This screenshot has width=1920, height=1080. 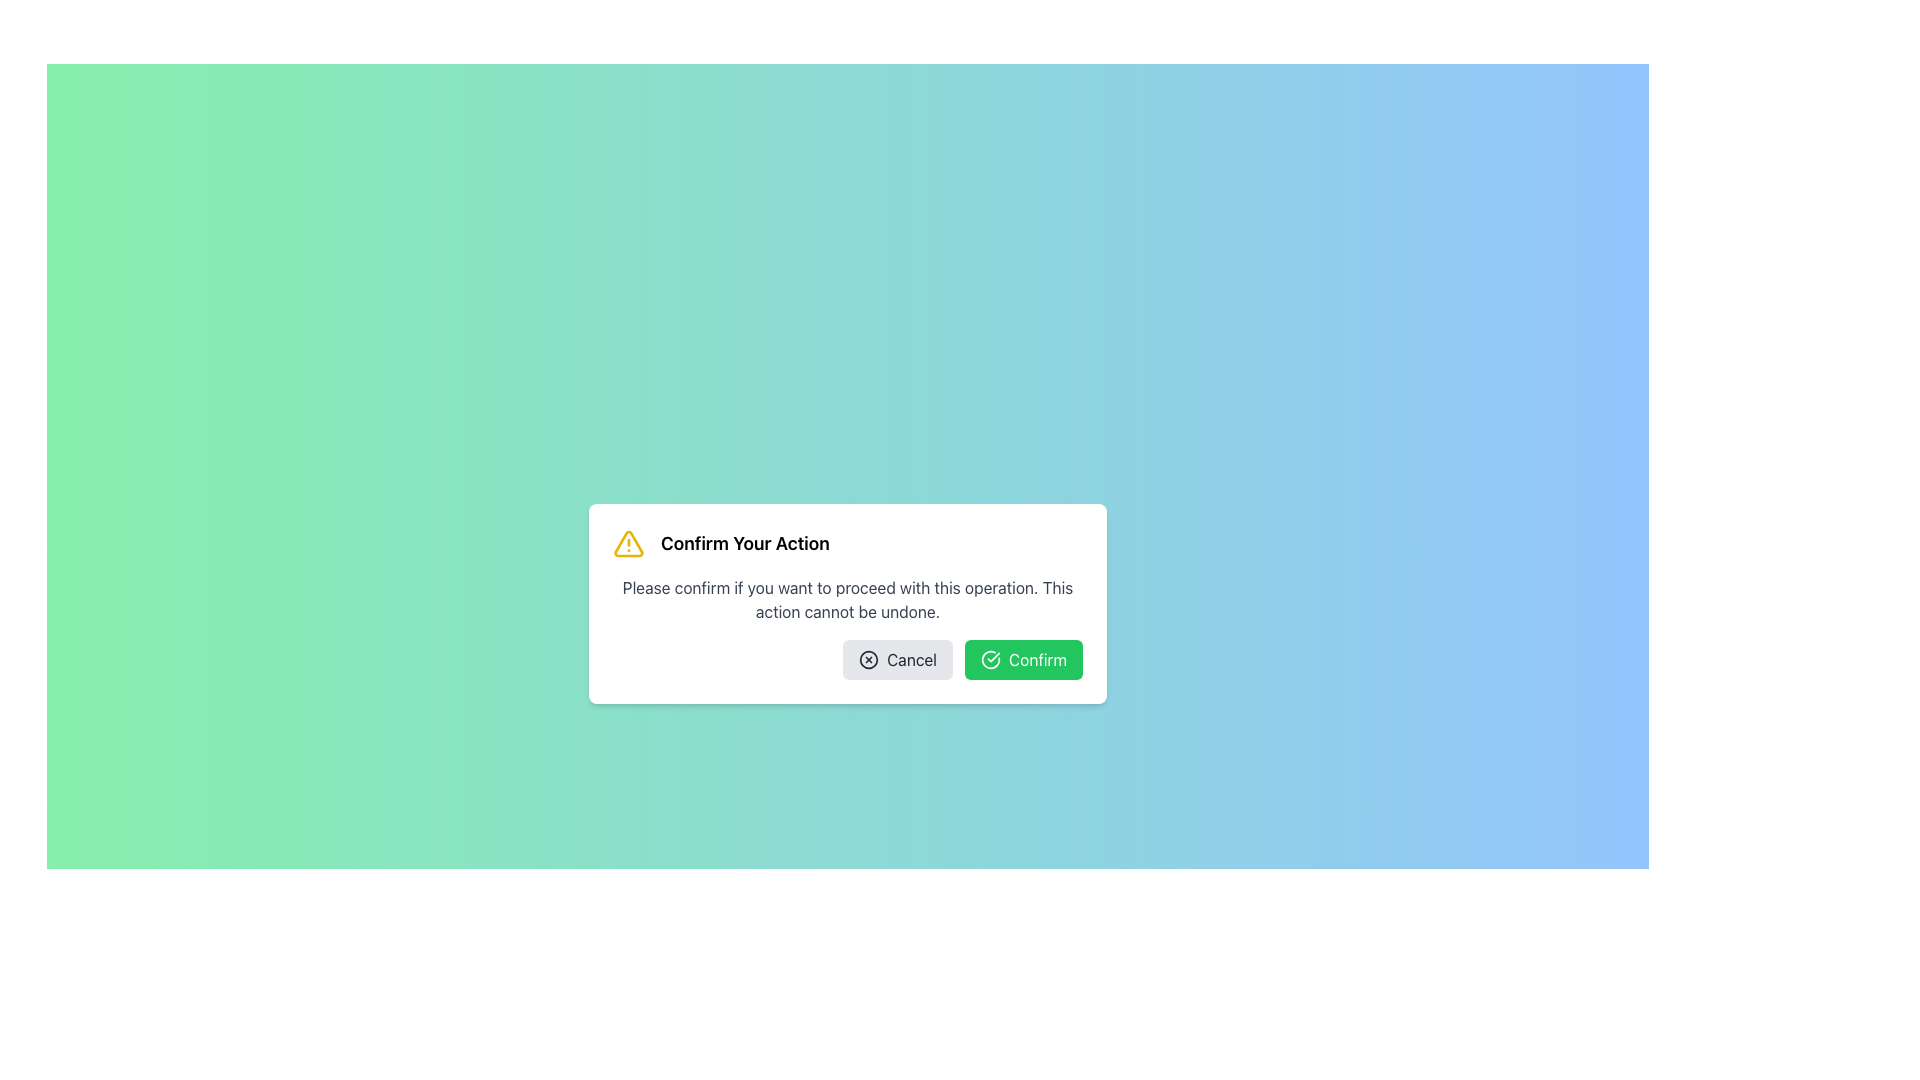 What do you see at coordinates (869, 659) in the screenshot?
I see `the visual appearance of the circular cancel icon located at the center of the 'Cancel' button in the confirmation dialog` at bounding box center [869, 659].